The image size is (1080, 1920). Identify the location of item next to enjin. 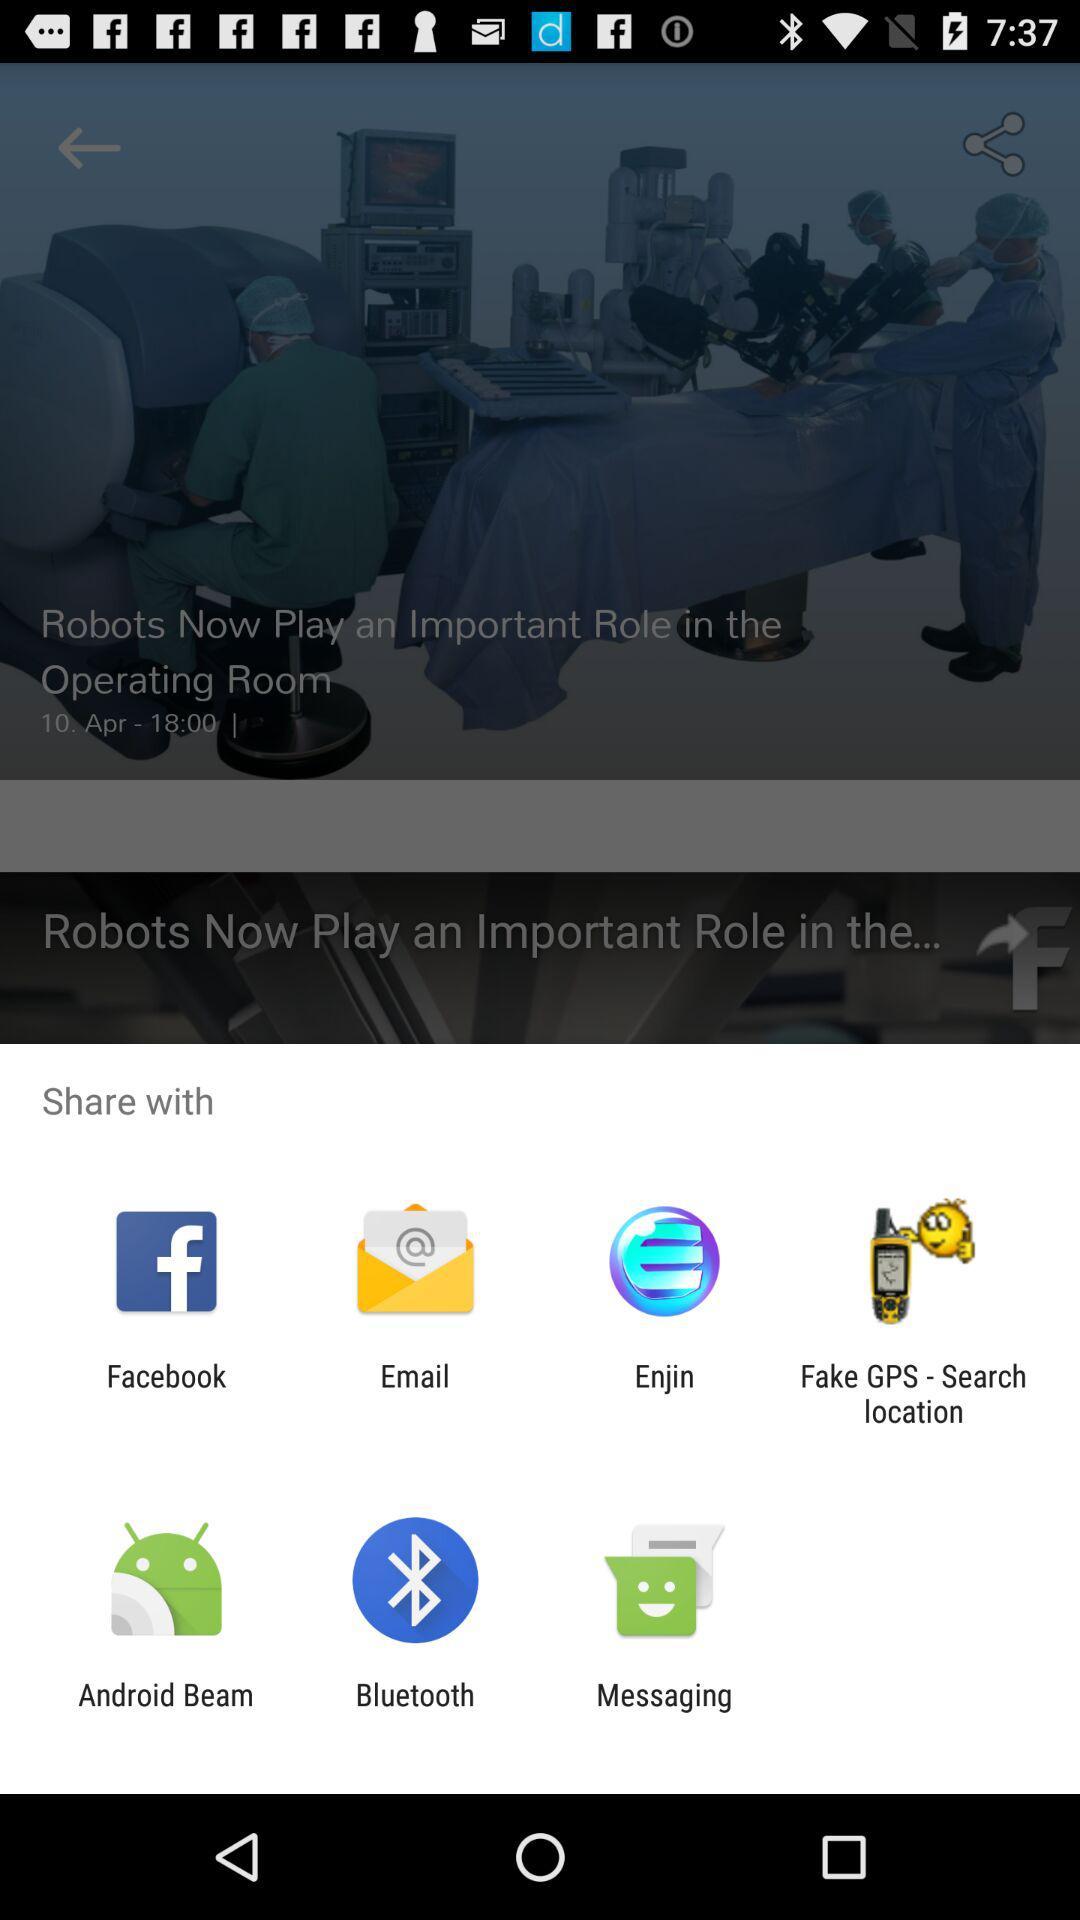
(414, 1392).